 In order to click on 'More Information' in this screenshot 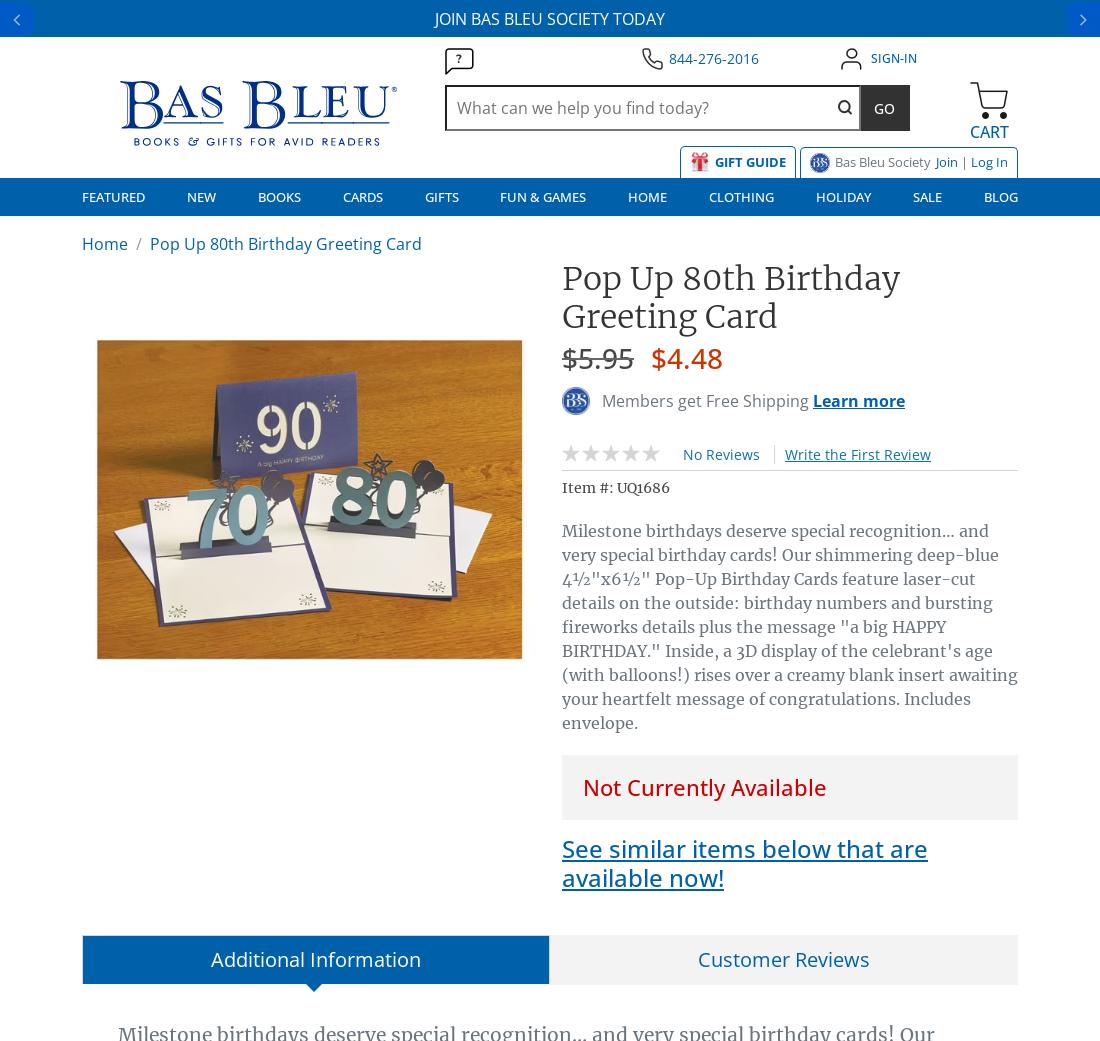, I will do `click(537, 279)`.